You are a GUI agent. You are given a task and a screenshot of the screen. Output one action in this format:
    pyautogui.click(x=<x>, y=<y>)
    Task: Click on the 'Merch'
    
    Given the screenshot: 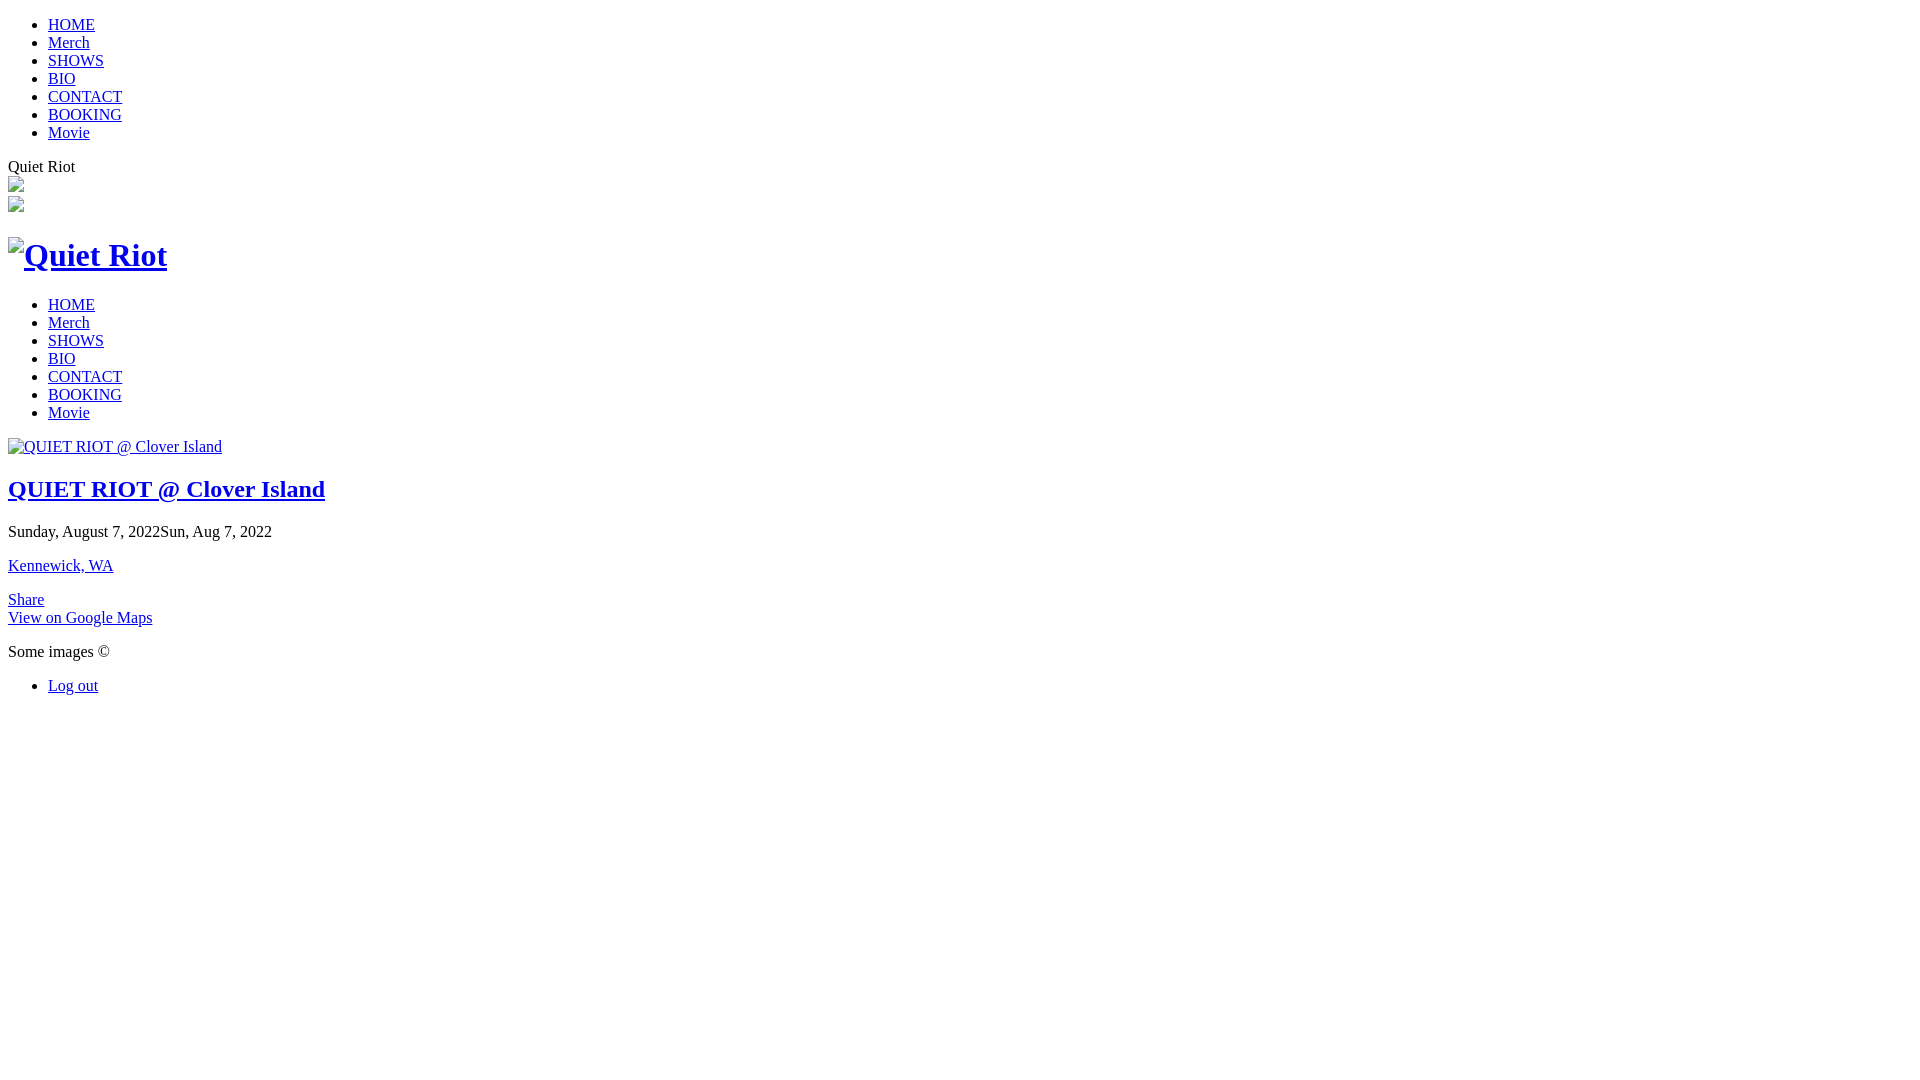 What is the action you would take?
    pyautogui.click(x=48, y=42)
    